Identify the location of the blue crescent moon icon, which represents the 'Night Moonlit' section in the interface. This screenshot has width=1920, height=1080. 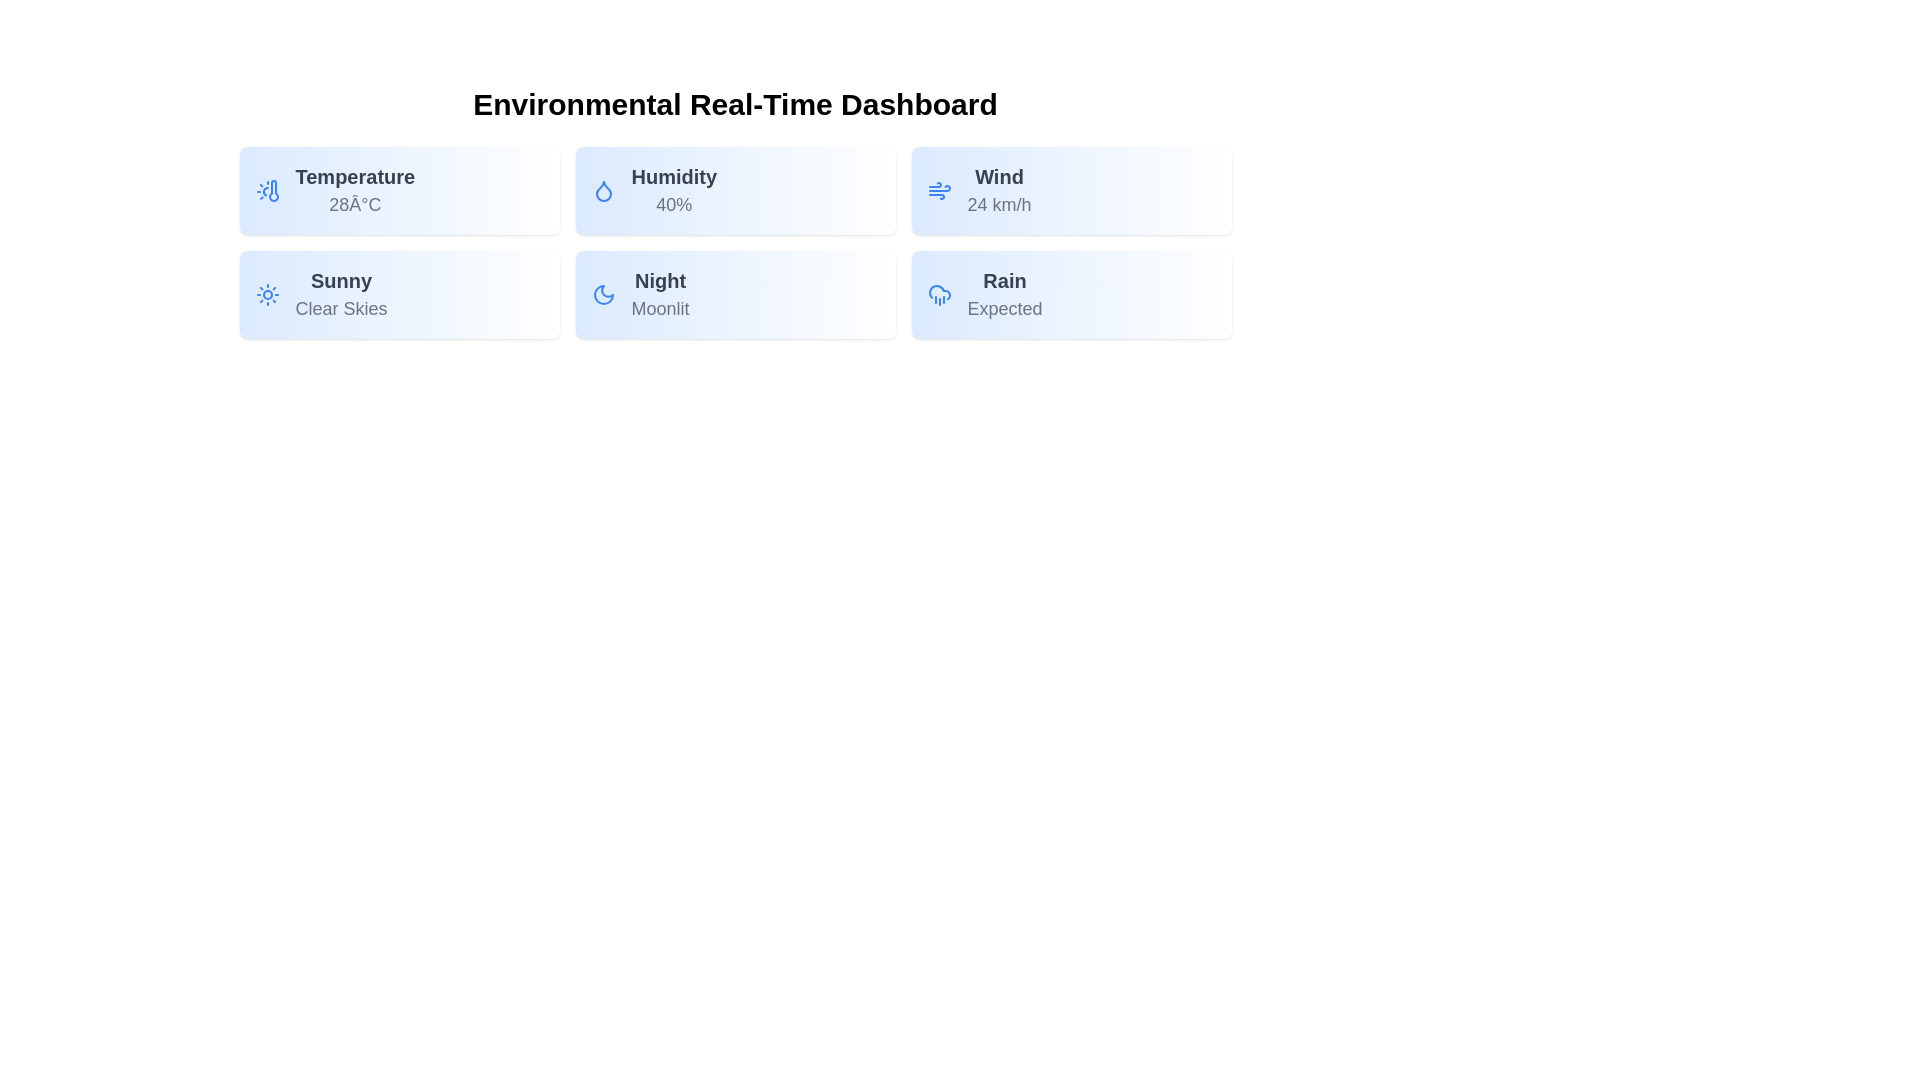
(602, 294).